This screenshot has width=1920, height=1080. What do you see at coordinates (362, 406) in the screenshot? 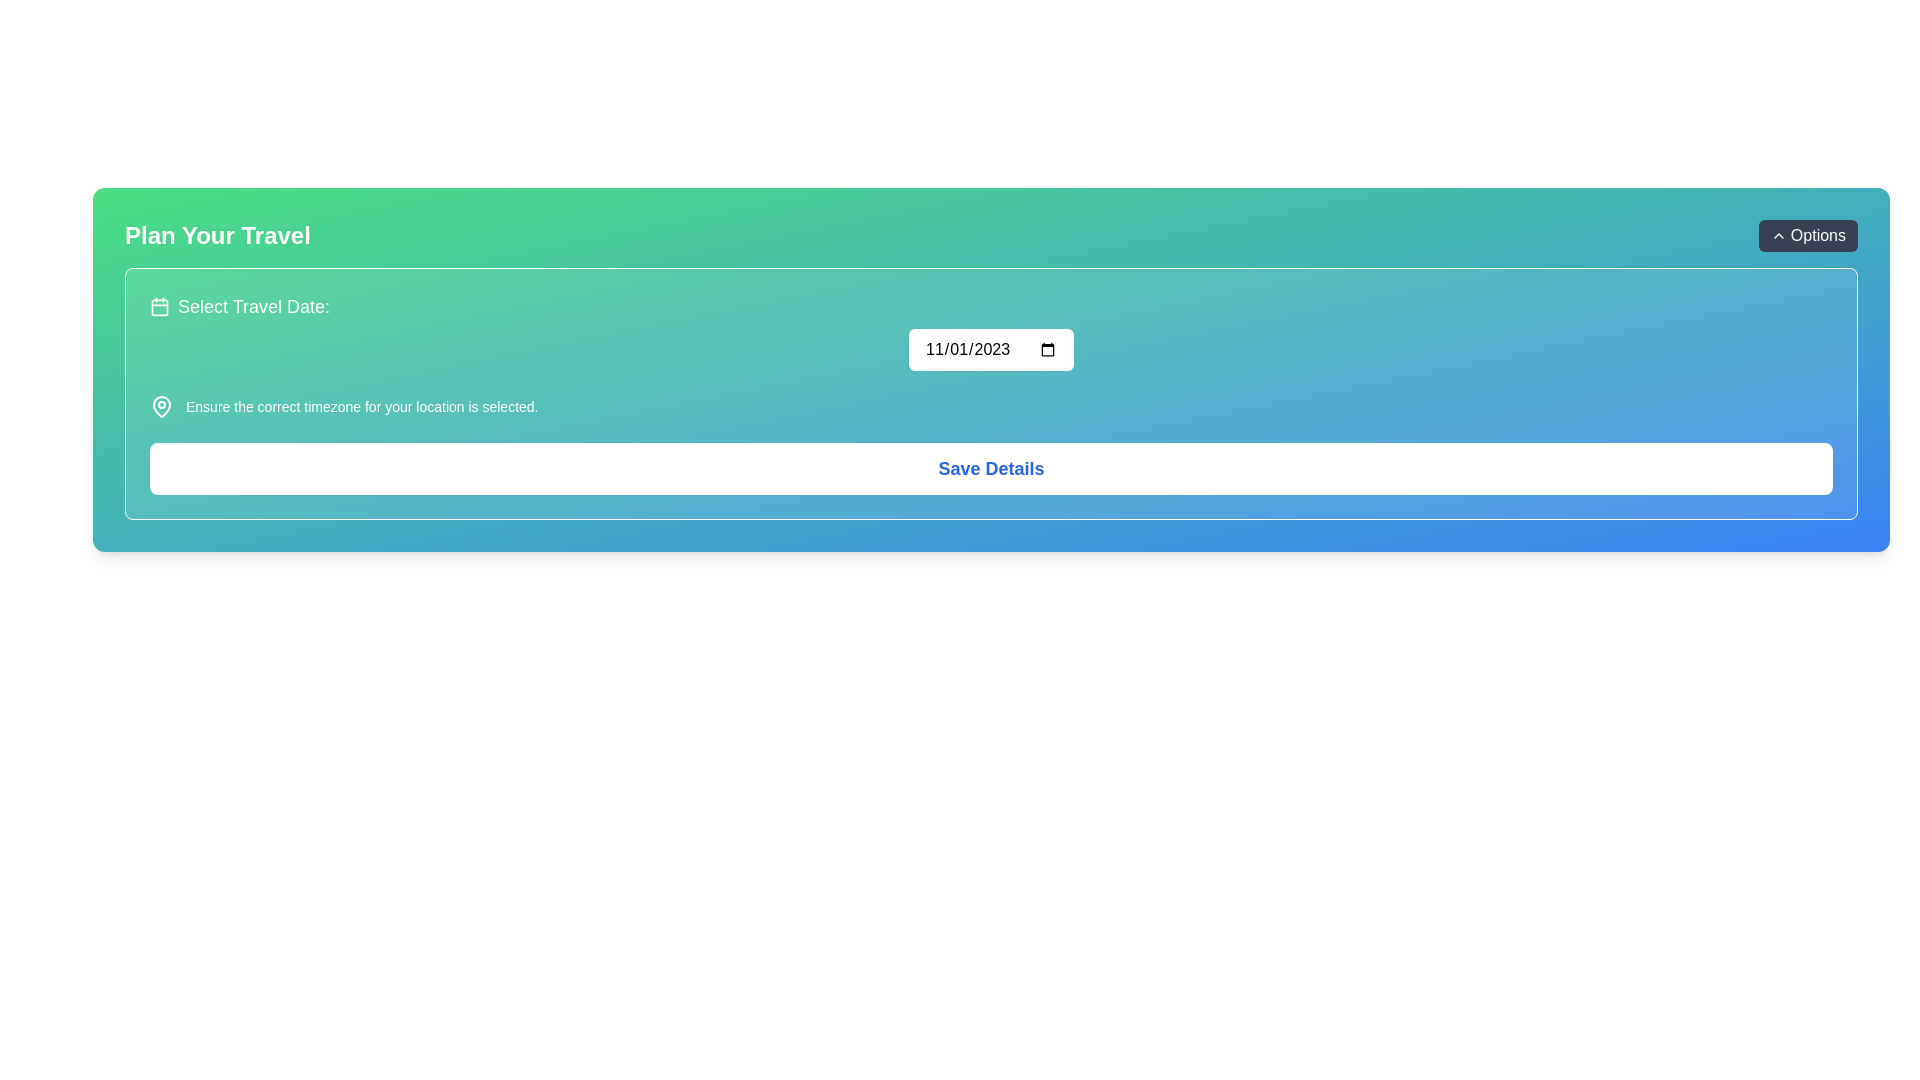
I see `the informational guidance text regarding the timezone setting located beneath the location icon on the left side of the section` at bounding box center [362, 406].